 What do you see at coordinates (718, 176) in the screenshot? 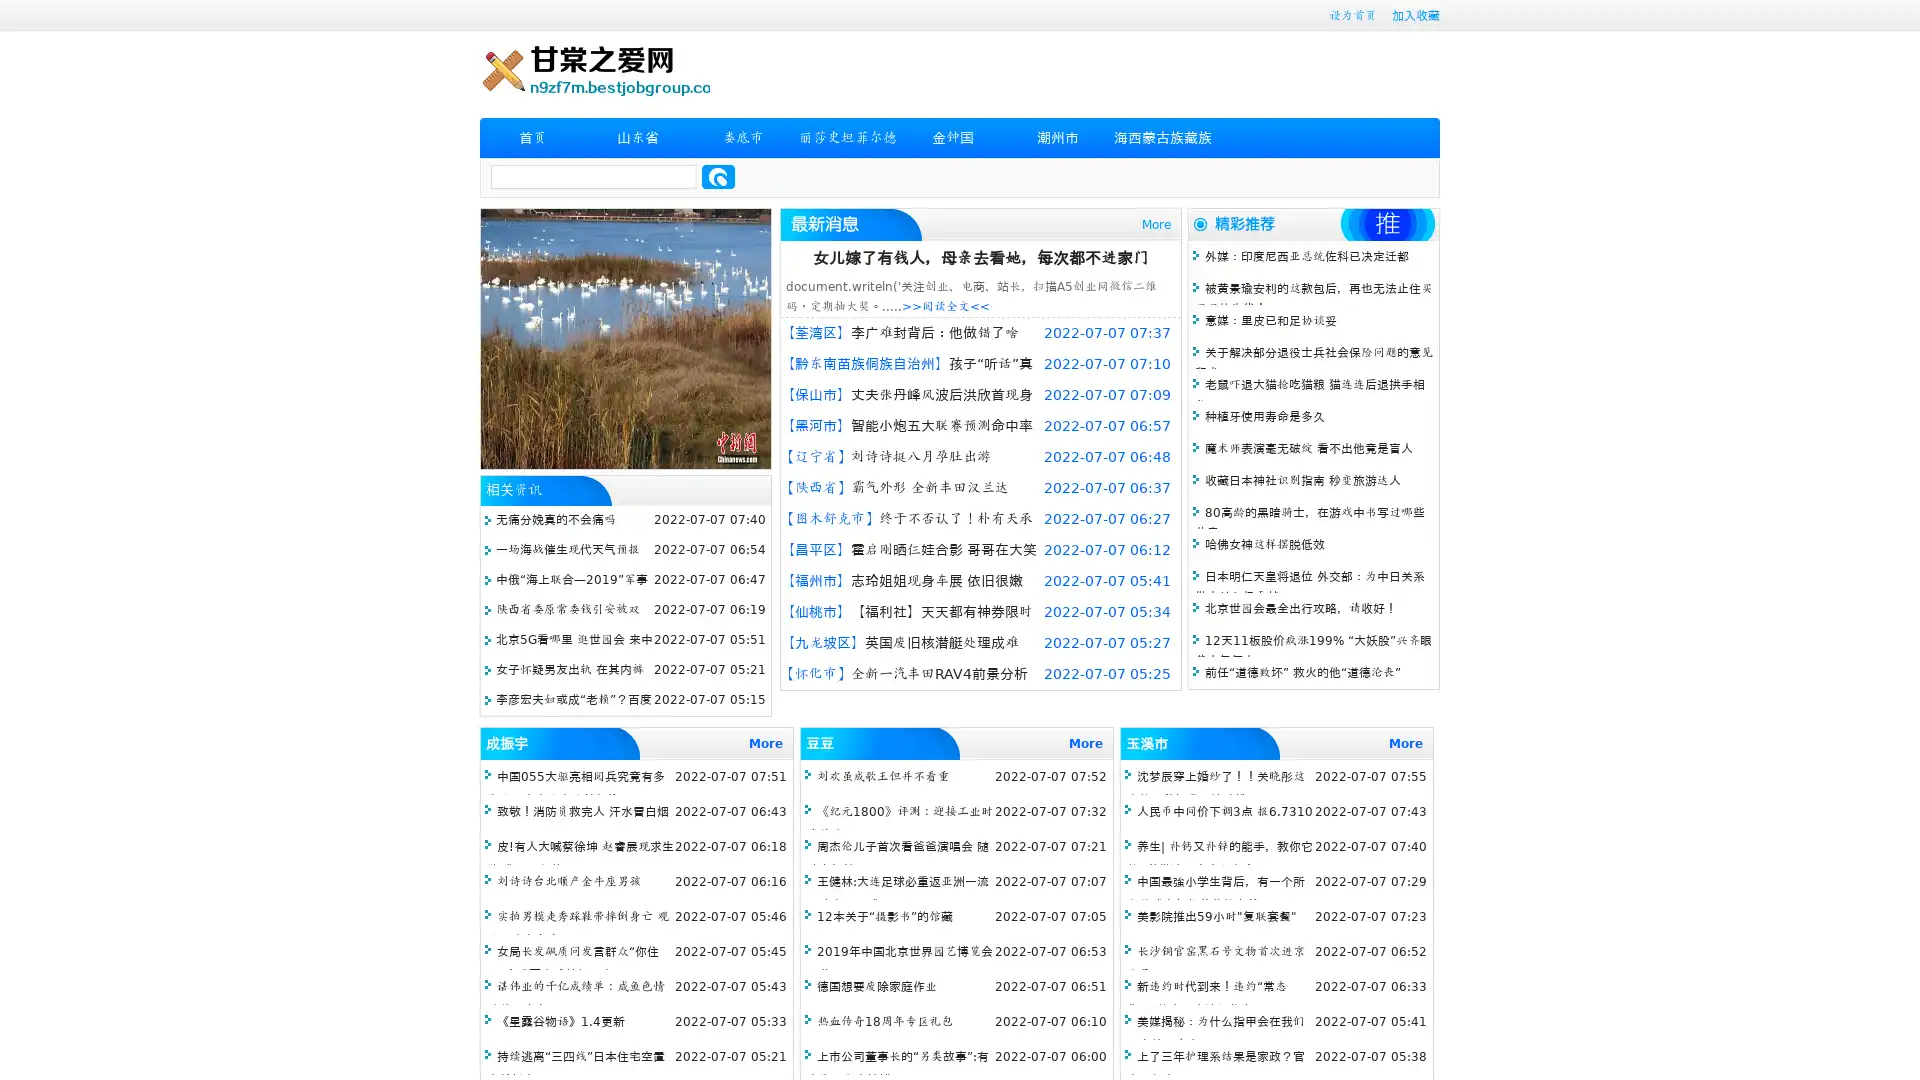
I see `Search` at bounding box center [718, 176].